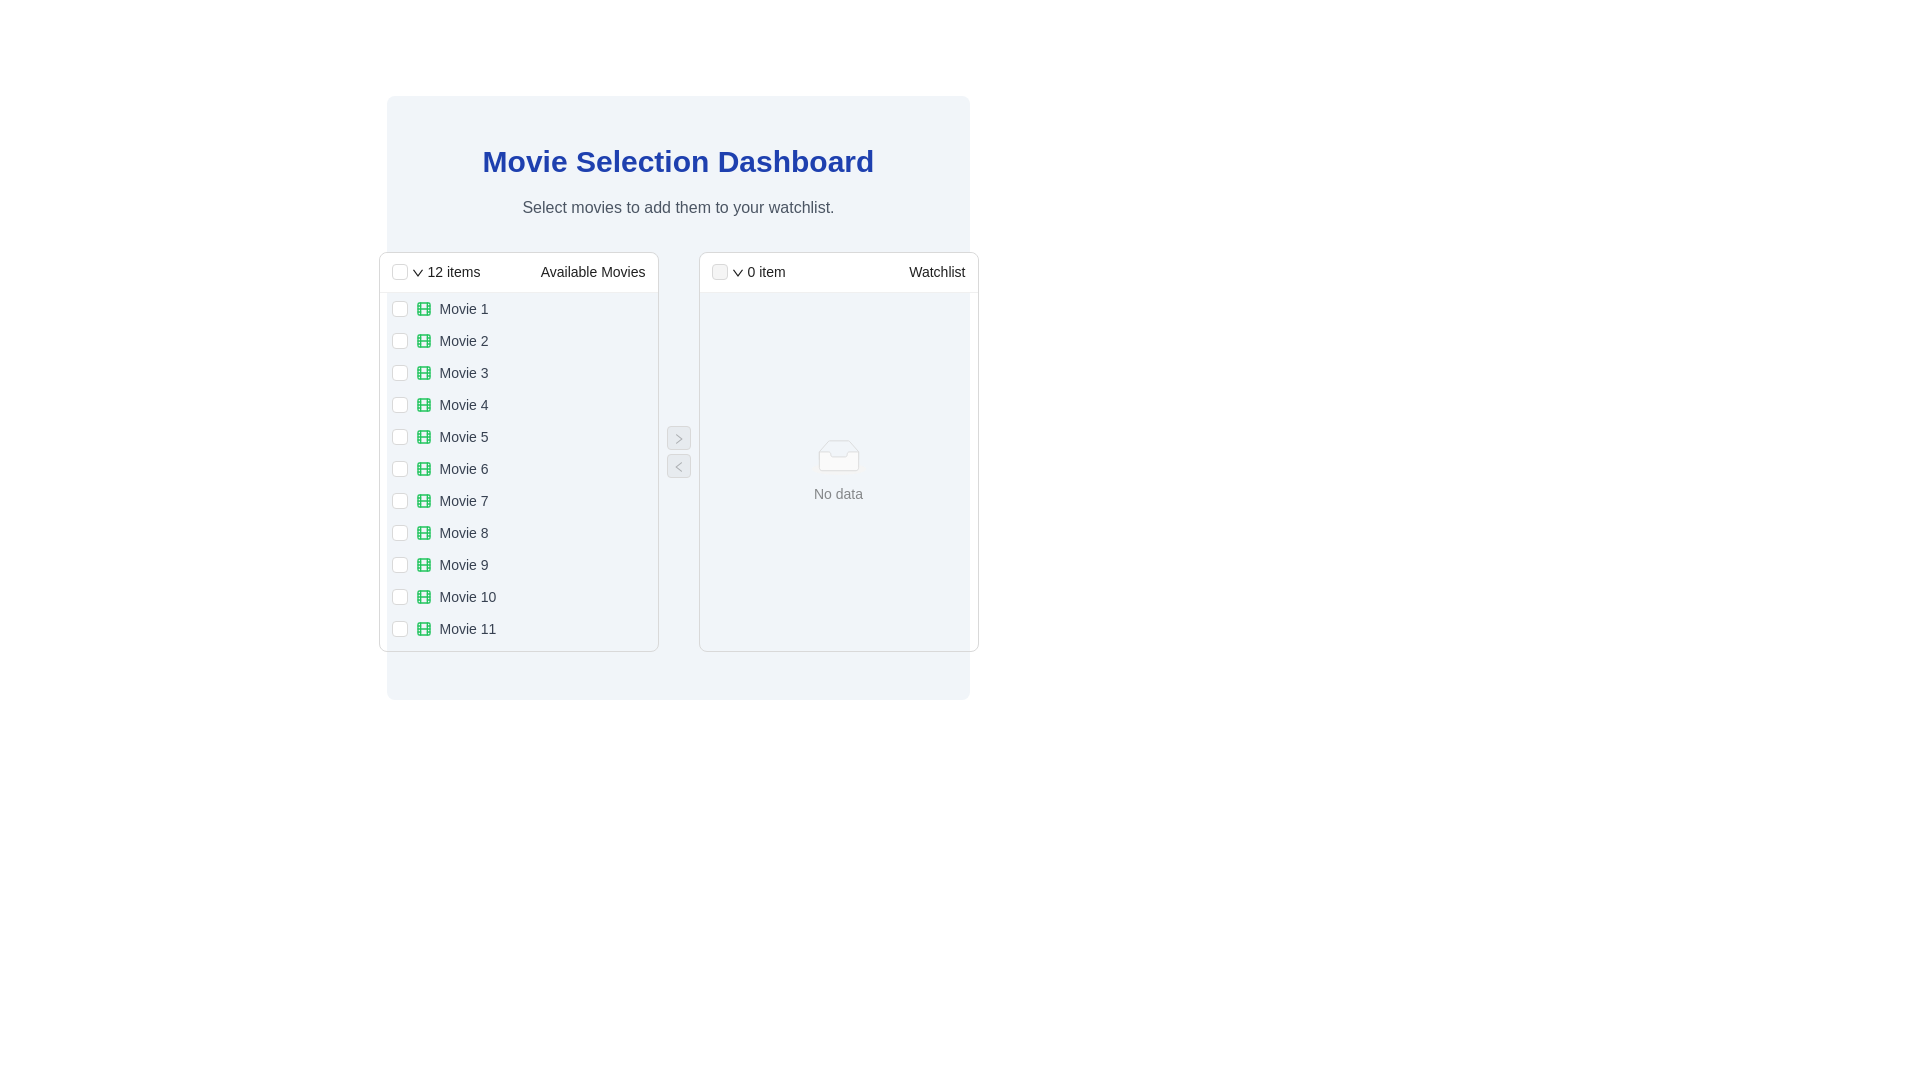  I want to click on the static text display indicating the number of items available or selected, located in the header section of the left list panel, to the left of the 'Available Movies' text, so click(452, 272).